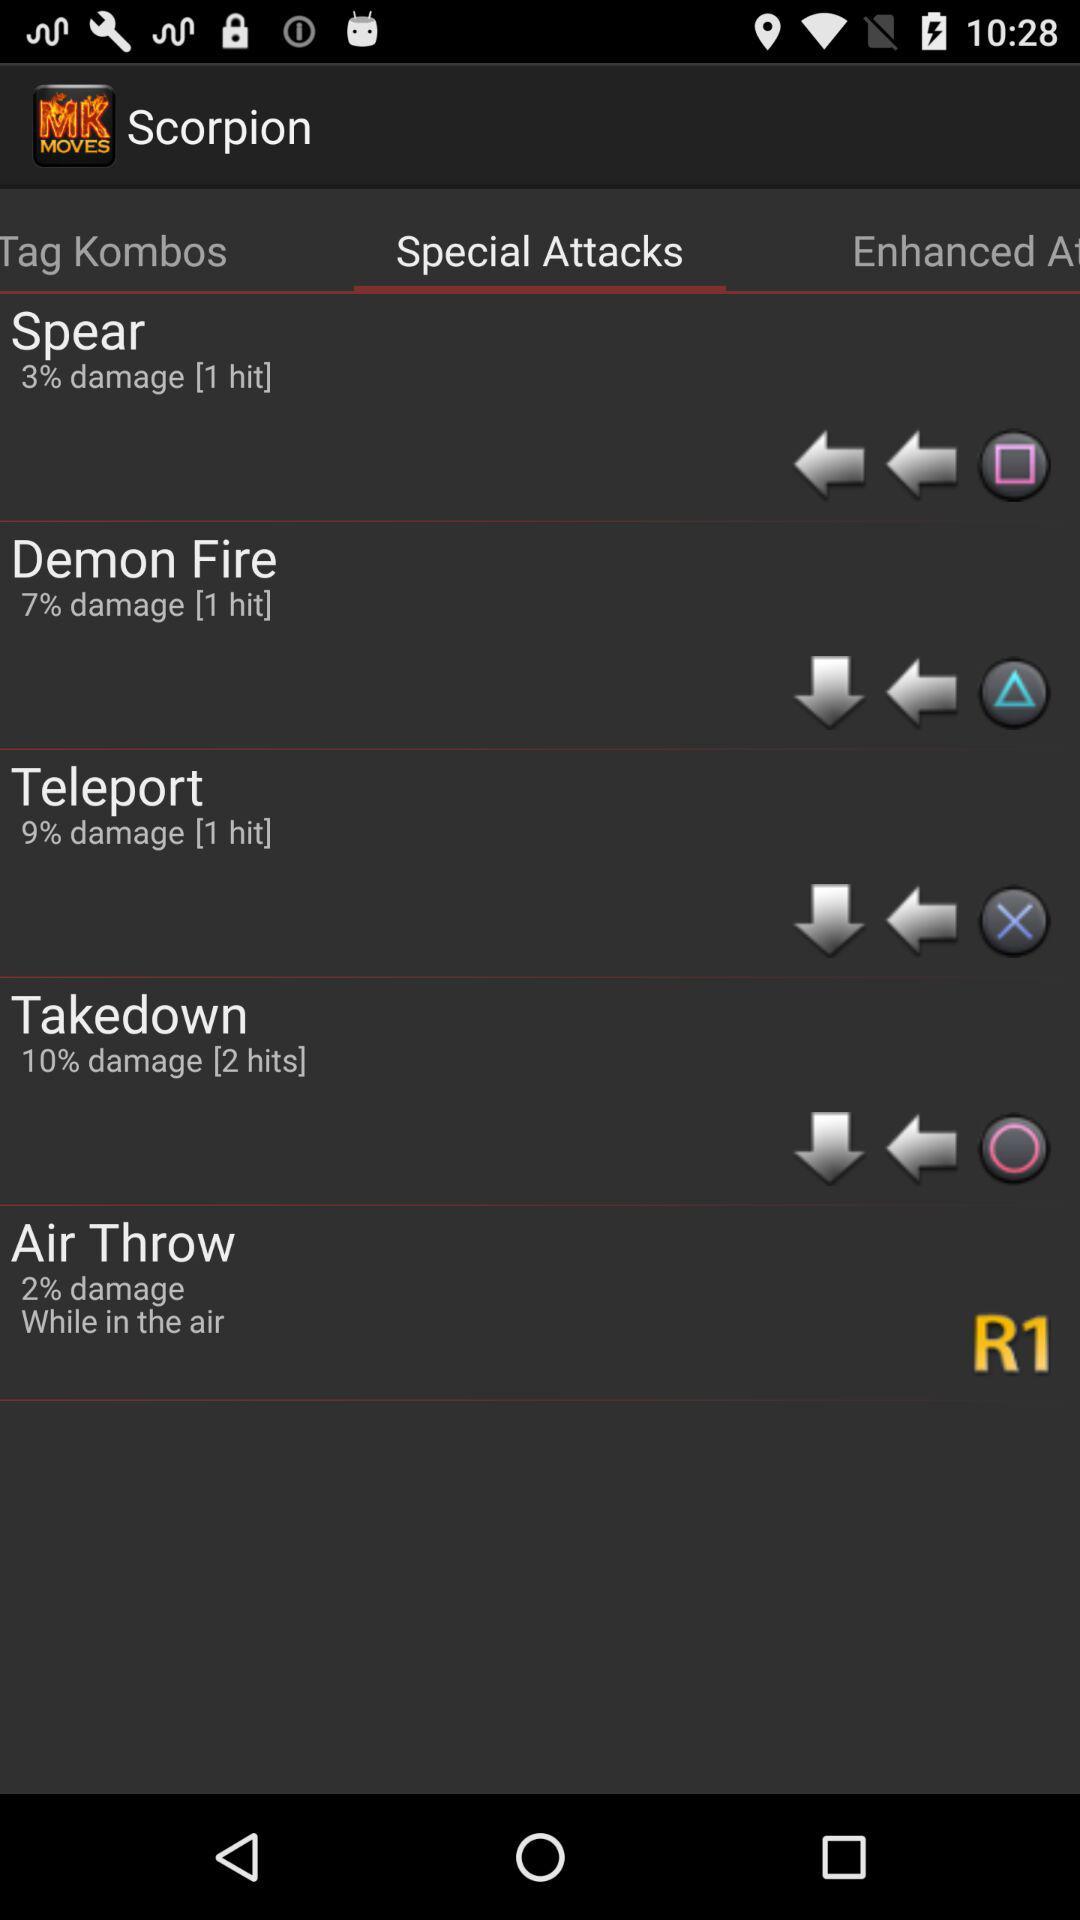 This screenshot has height=1920, width=1080. What do you see at coordinates (964, 248) in the screenshot?
I see `icon to the right of the special attacks` at bounding box center [964, 248].